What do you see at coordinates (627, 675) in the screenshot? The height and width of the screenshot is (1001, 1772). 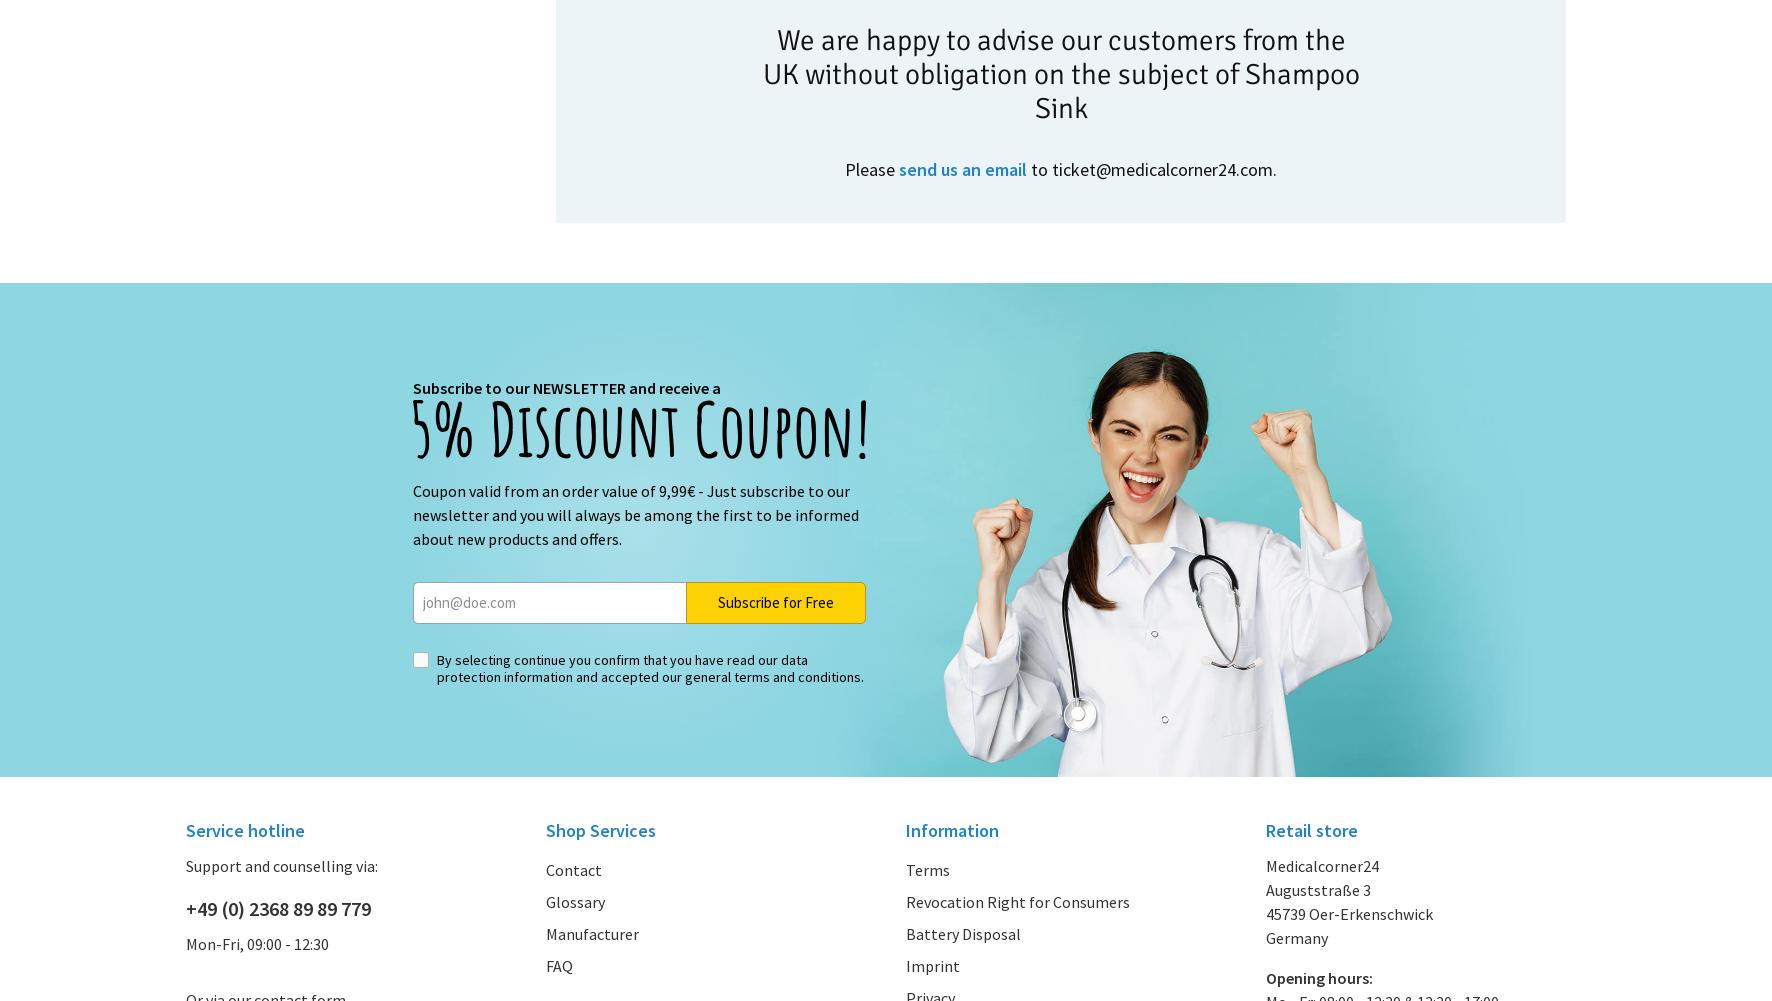 I see `'and accepted our'` at bounding box center [627, 675].